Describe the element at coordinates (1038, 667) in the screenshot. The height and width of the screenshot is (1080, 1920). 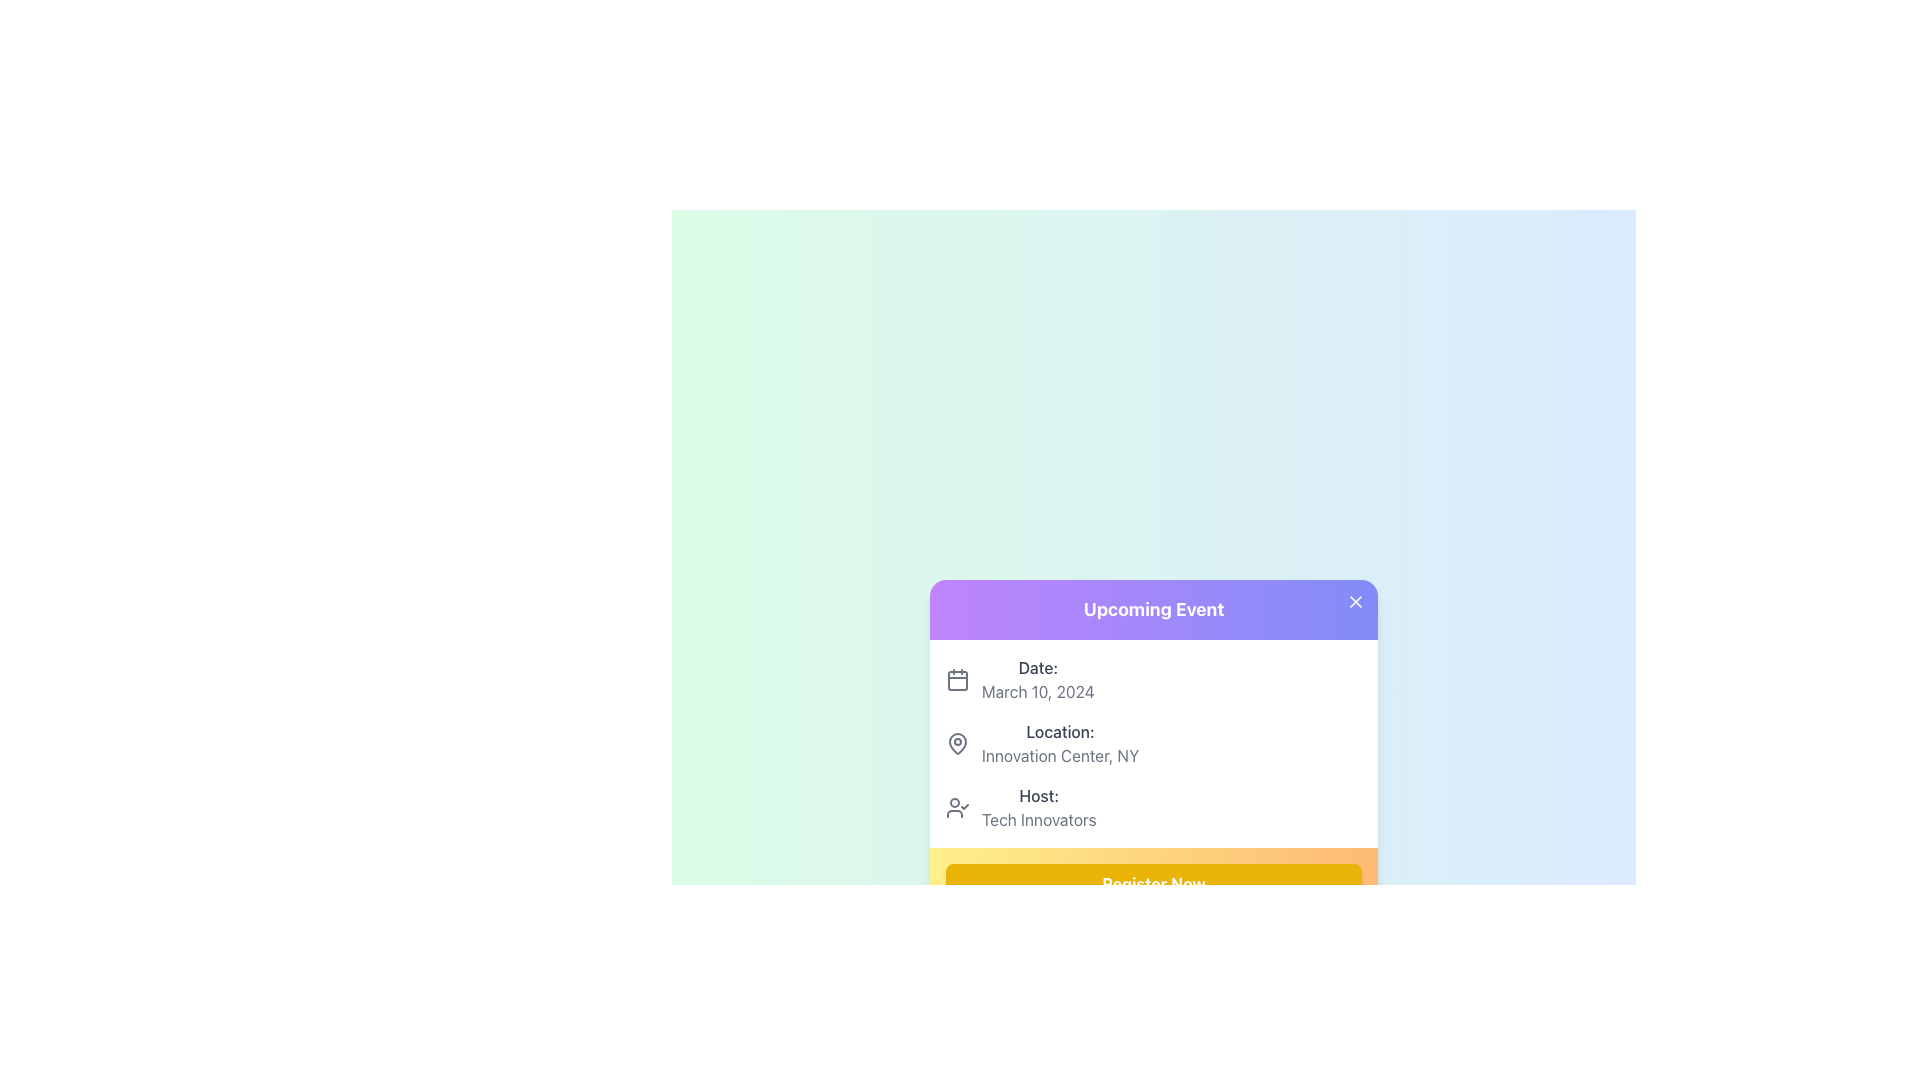
I see `the text label indicating the date information, which is positioned at the top section of the information card, directly above the date 'March 10, 2024'` at that location.